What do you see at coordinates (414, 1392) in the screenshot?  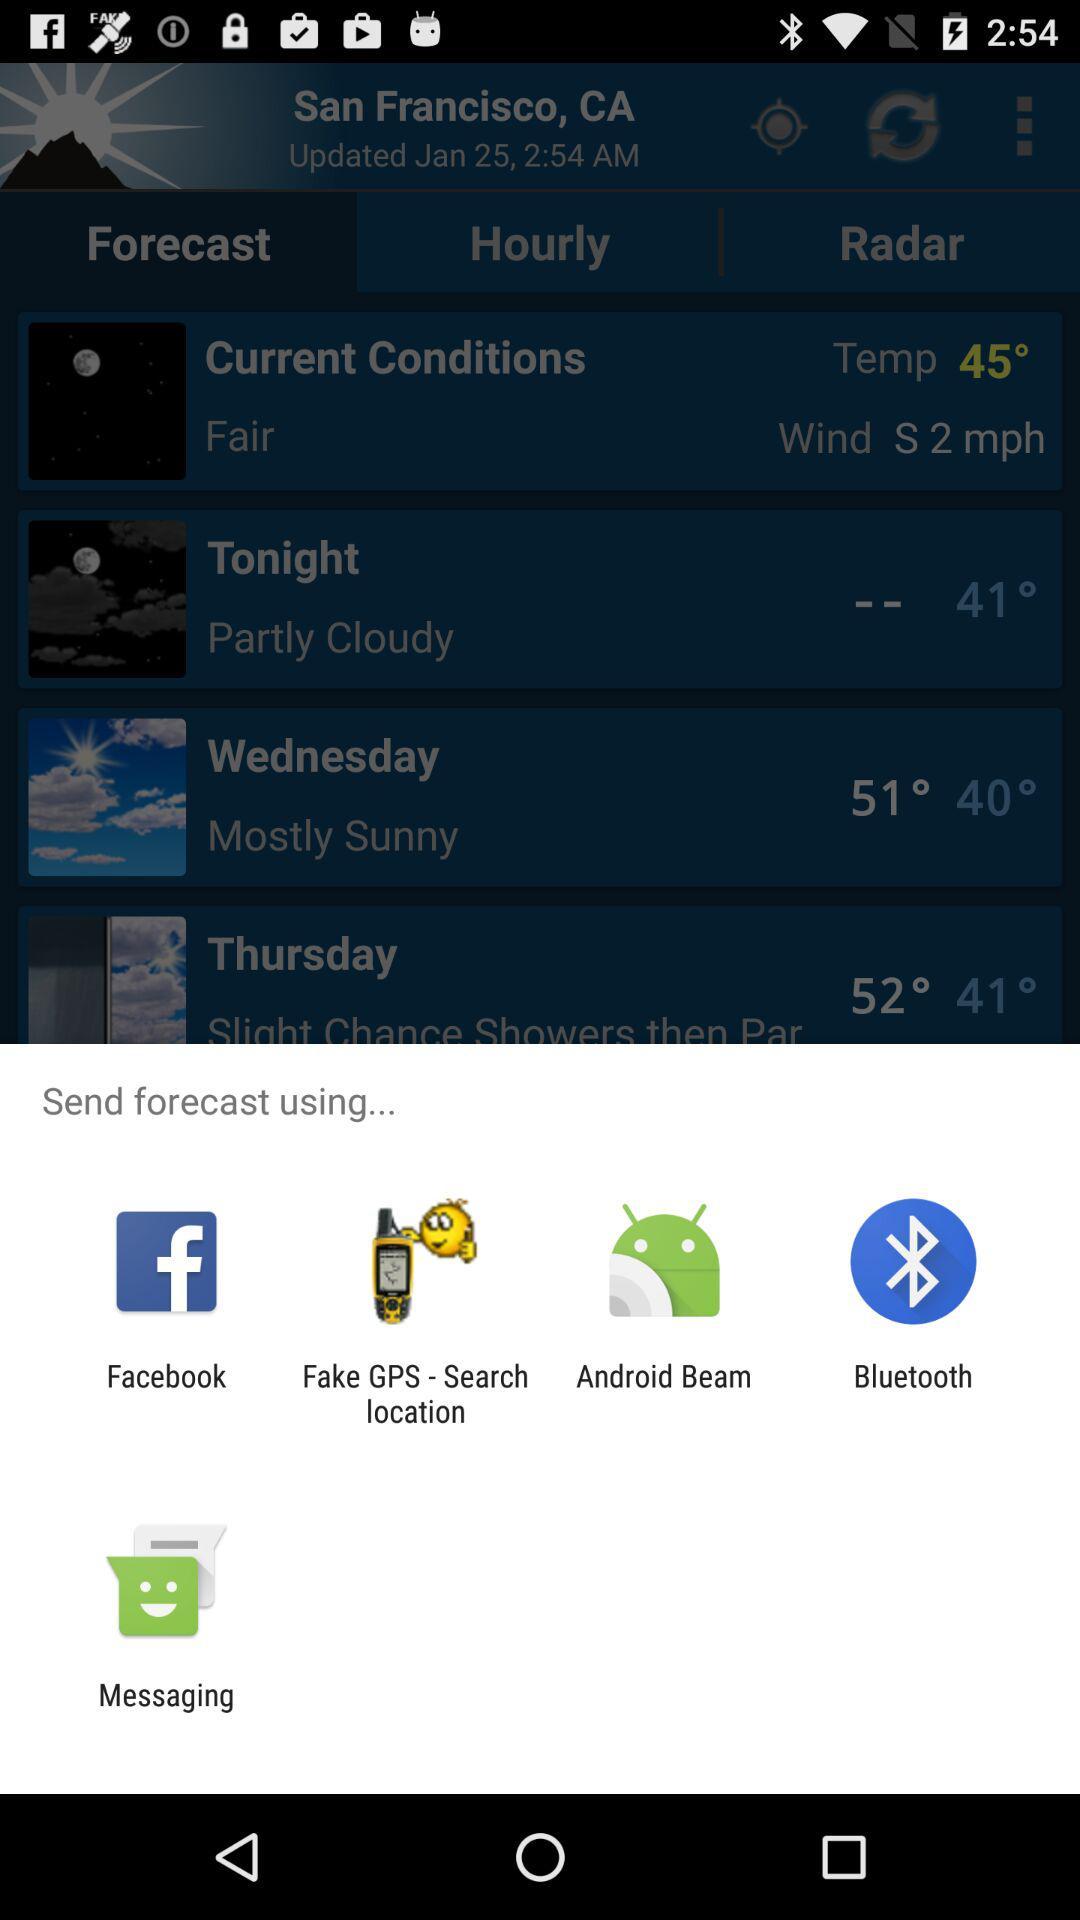 I see `the fake gps search item` at bounding box center [414, 1392].